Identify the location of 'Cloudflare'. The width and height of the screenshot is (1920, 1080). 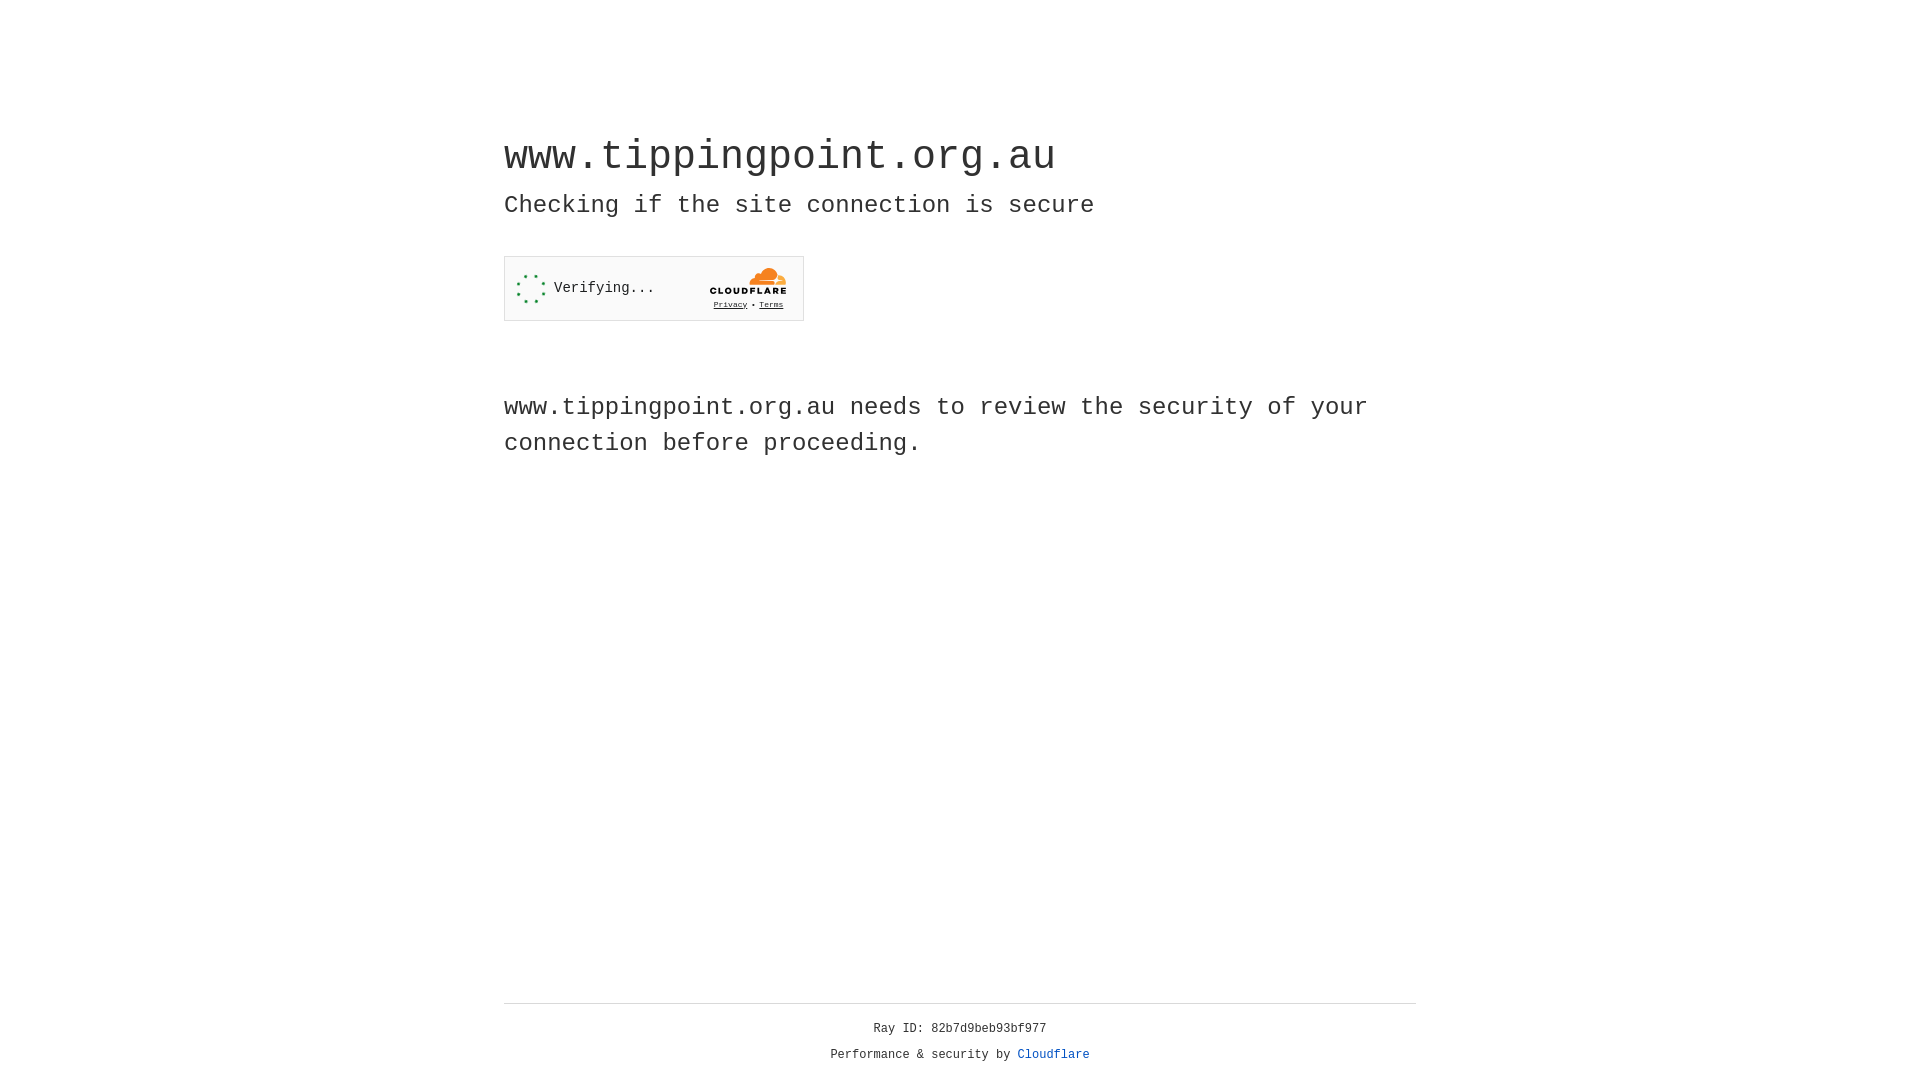
(1017, 1054).